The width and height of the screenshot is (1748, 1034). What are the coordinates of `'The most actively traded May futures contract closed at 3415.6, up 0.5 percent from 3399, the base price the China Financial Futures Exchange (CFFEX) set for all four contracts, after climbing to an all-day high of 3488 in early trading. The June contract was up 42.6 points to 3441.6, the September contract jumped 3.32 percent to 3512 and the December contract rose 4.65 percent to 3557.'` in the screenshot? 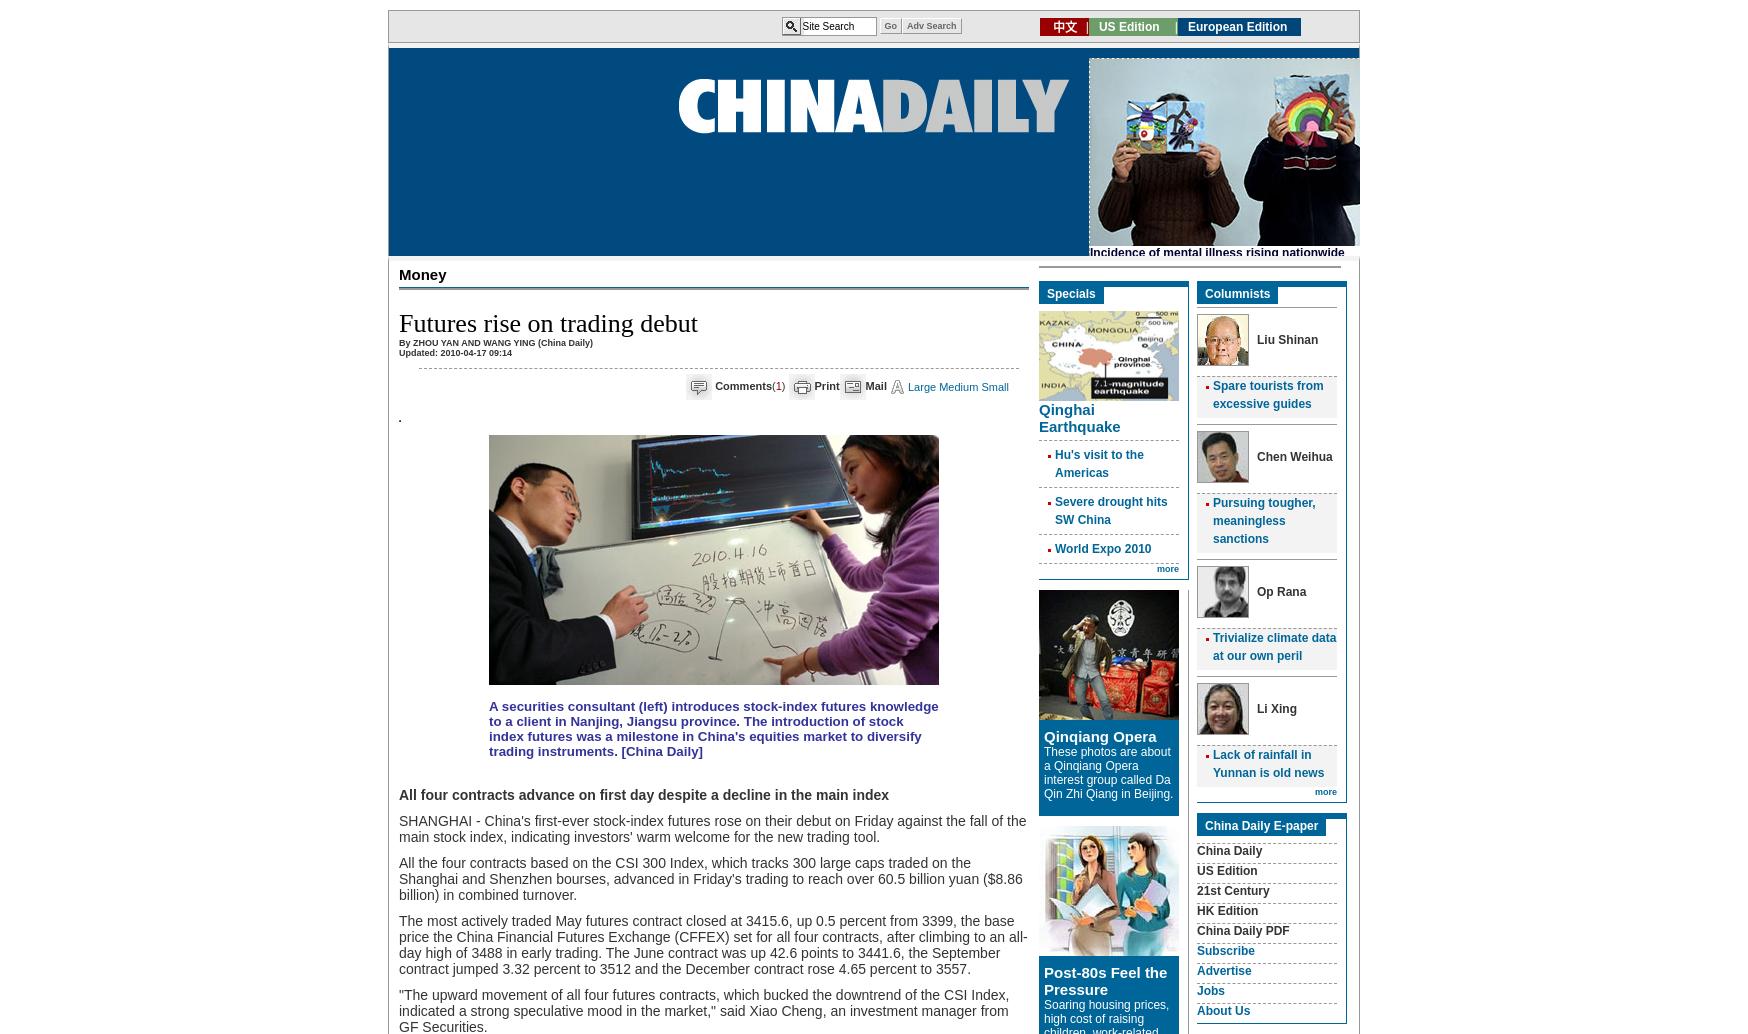 It's located at (713, 943).